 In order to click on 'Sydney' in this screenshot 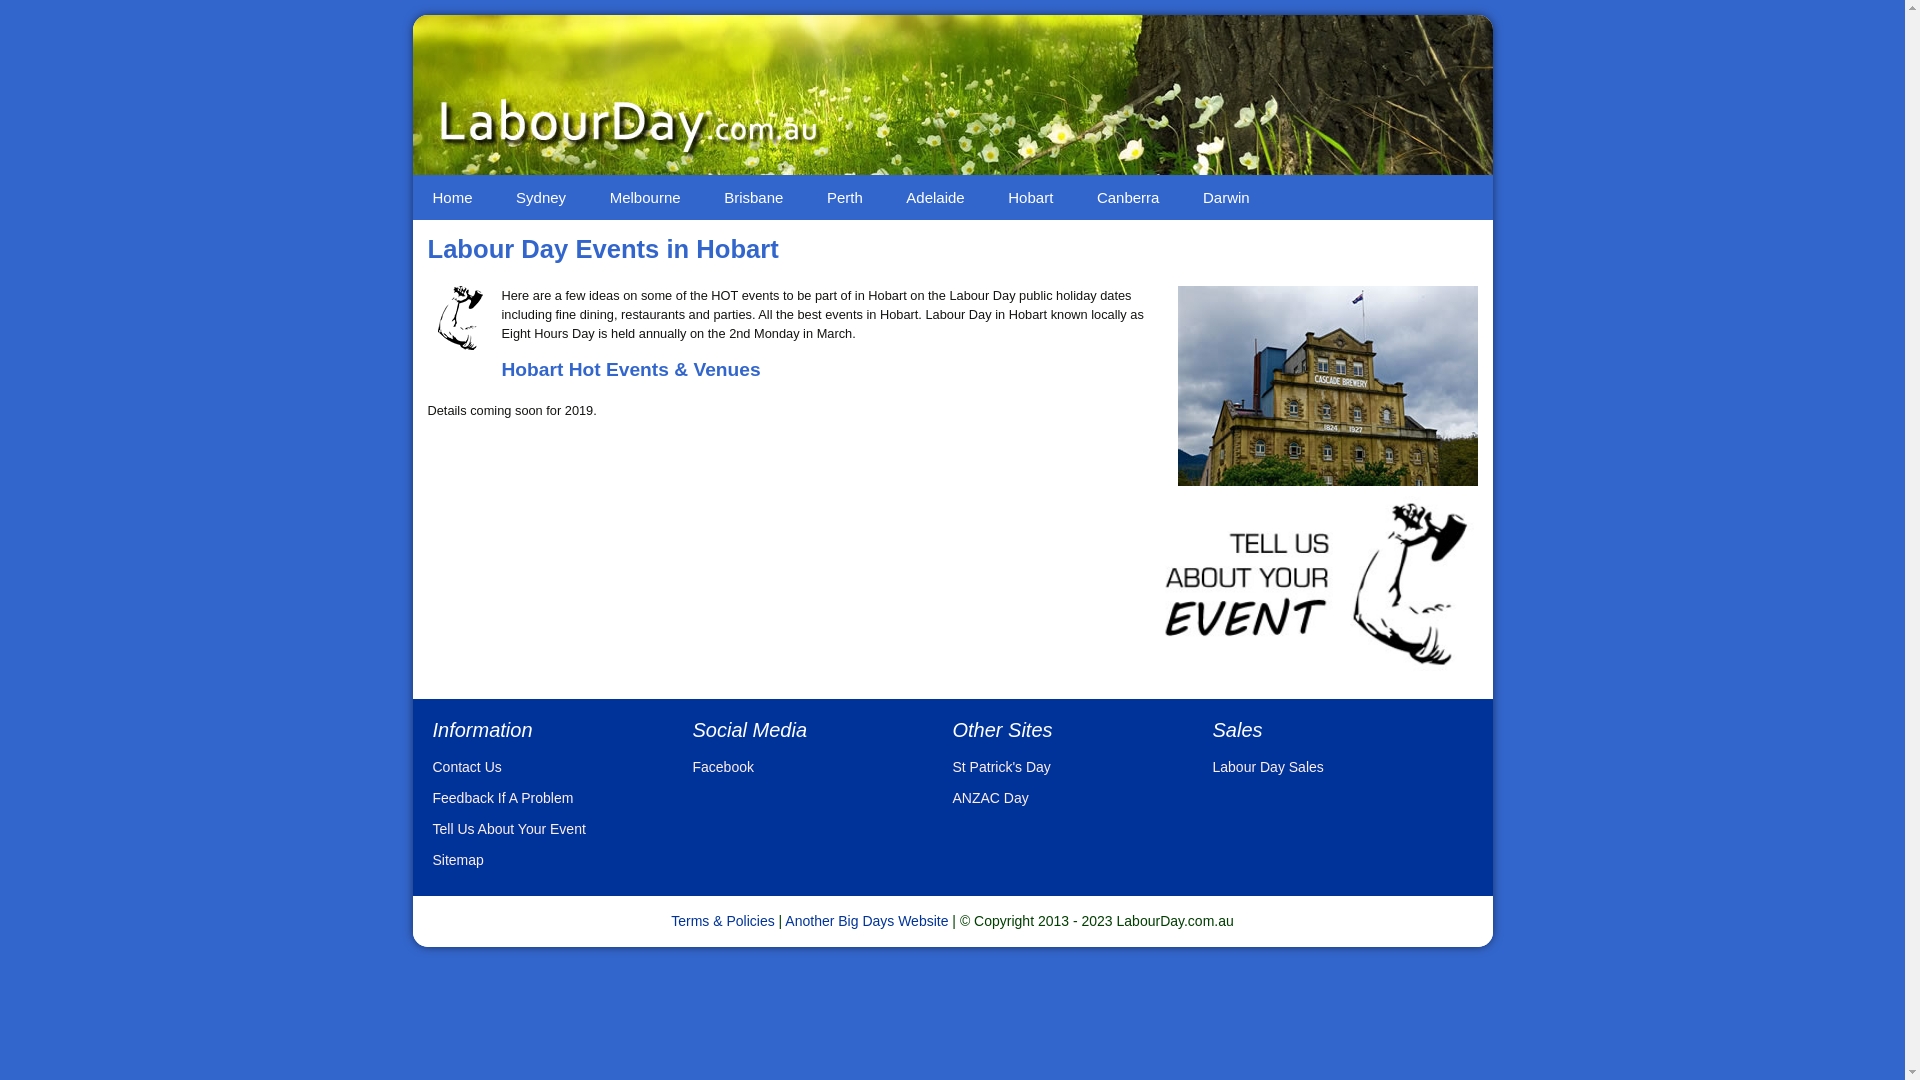, I will do `click(541, 197)`.